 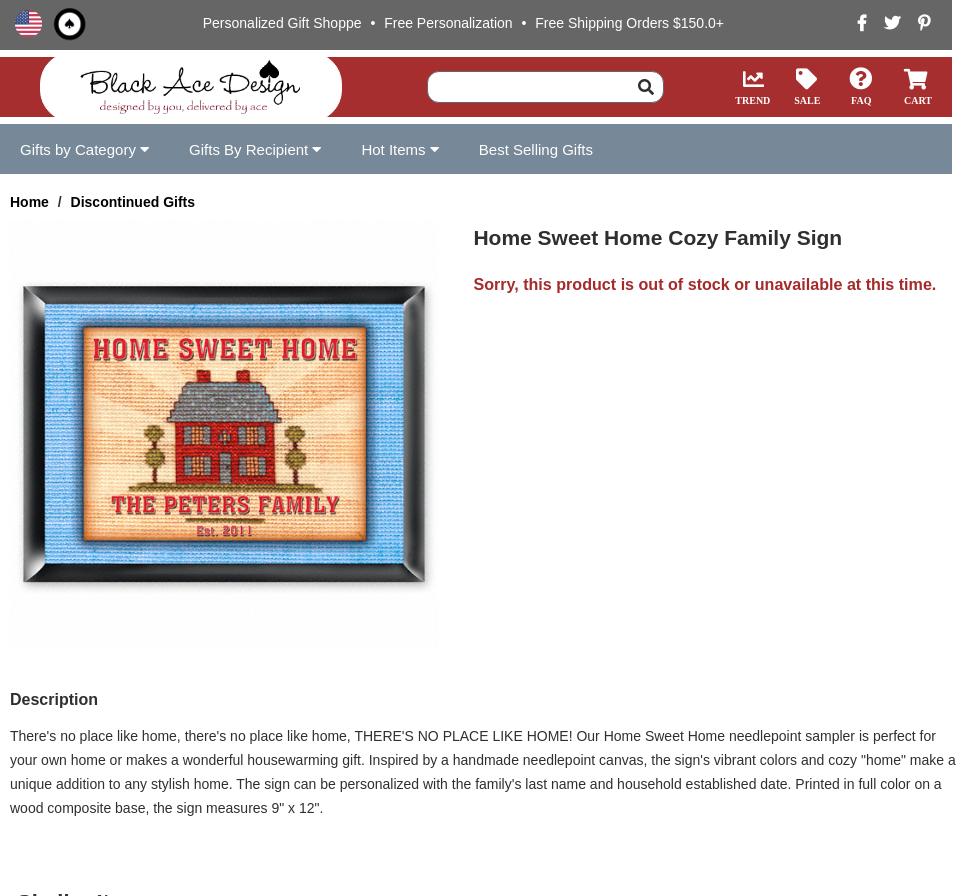 What do you see at coordinates (132, 201) in the screenshot?
I see `'Discontinued Gifts'` at bounding box center [132, 201].